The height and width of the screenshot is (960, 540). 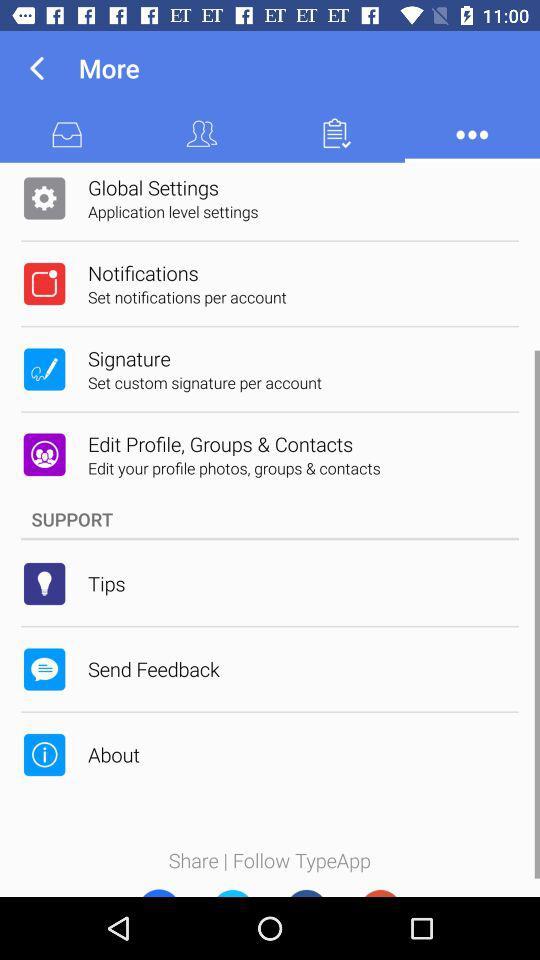 I want to click on support, so click(x=270, y=518).